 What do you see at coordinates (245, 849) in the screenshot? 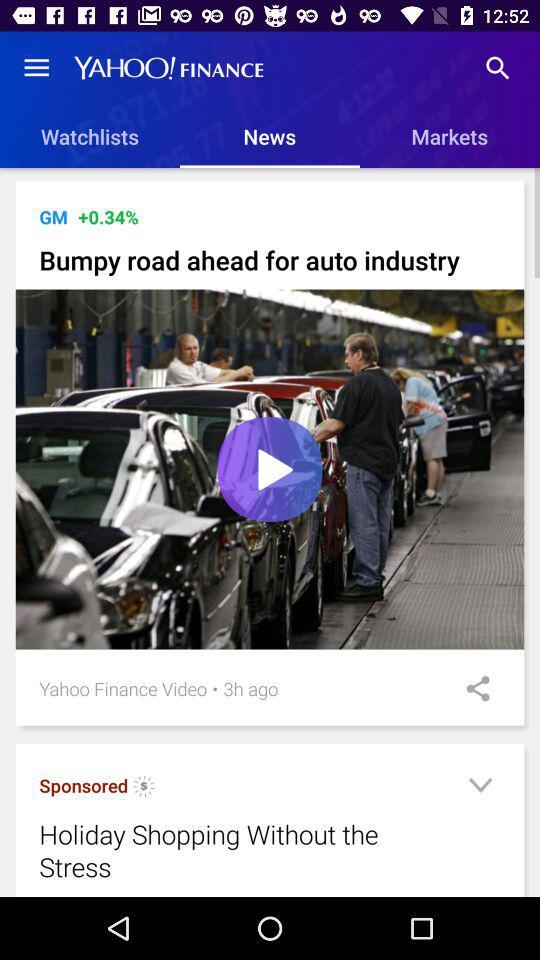
I see `holiday shopping without item` at bounding box center [245, 849].